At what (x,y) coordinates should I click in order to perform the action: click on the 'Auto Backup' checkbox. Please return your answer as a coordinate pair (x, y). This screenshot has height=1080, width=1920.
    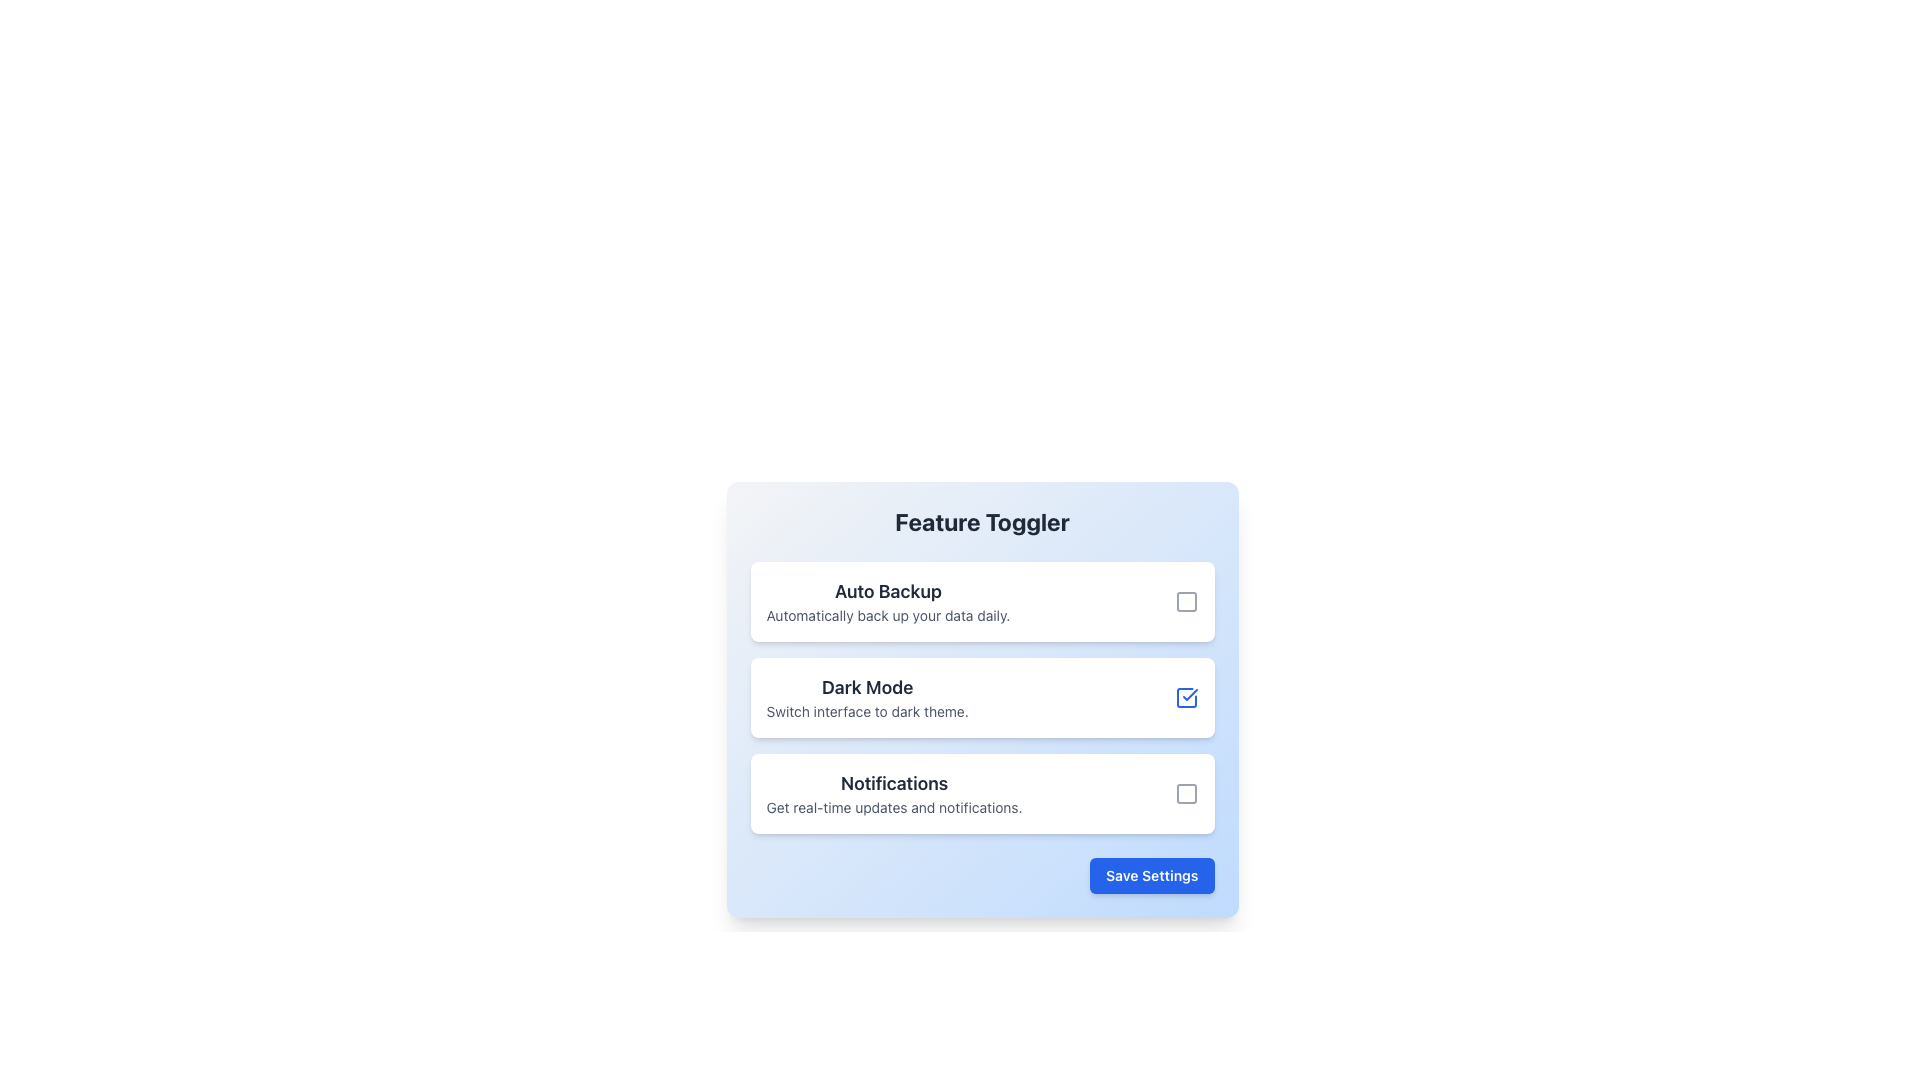
    Looking at the image, I should click on (1186, 600).